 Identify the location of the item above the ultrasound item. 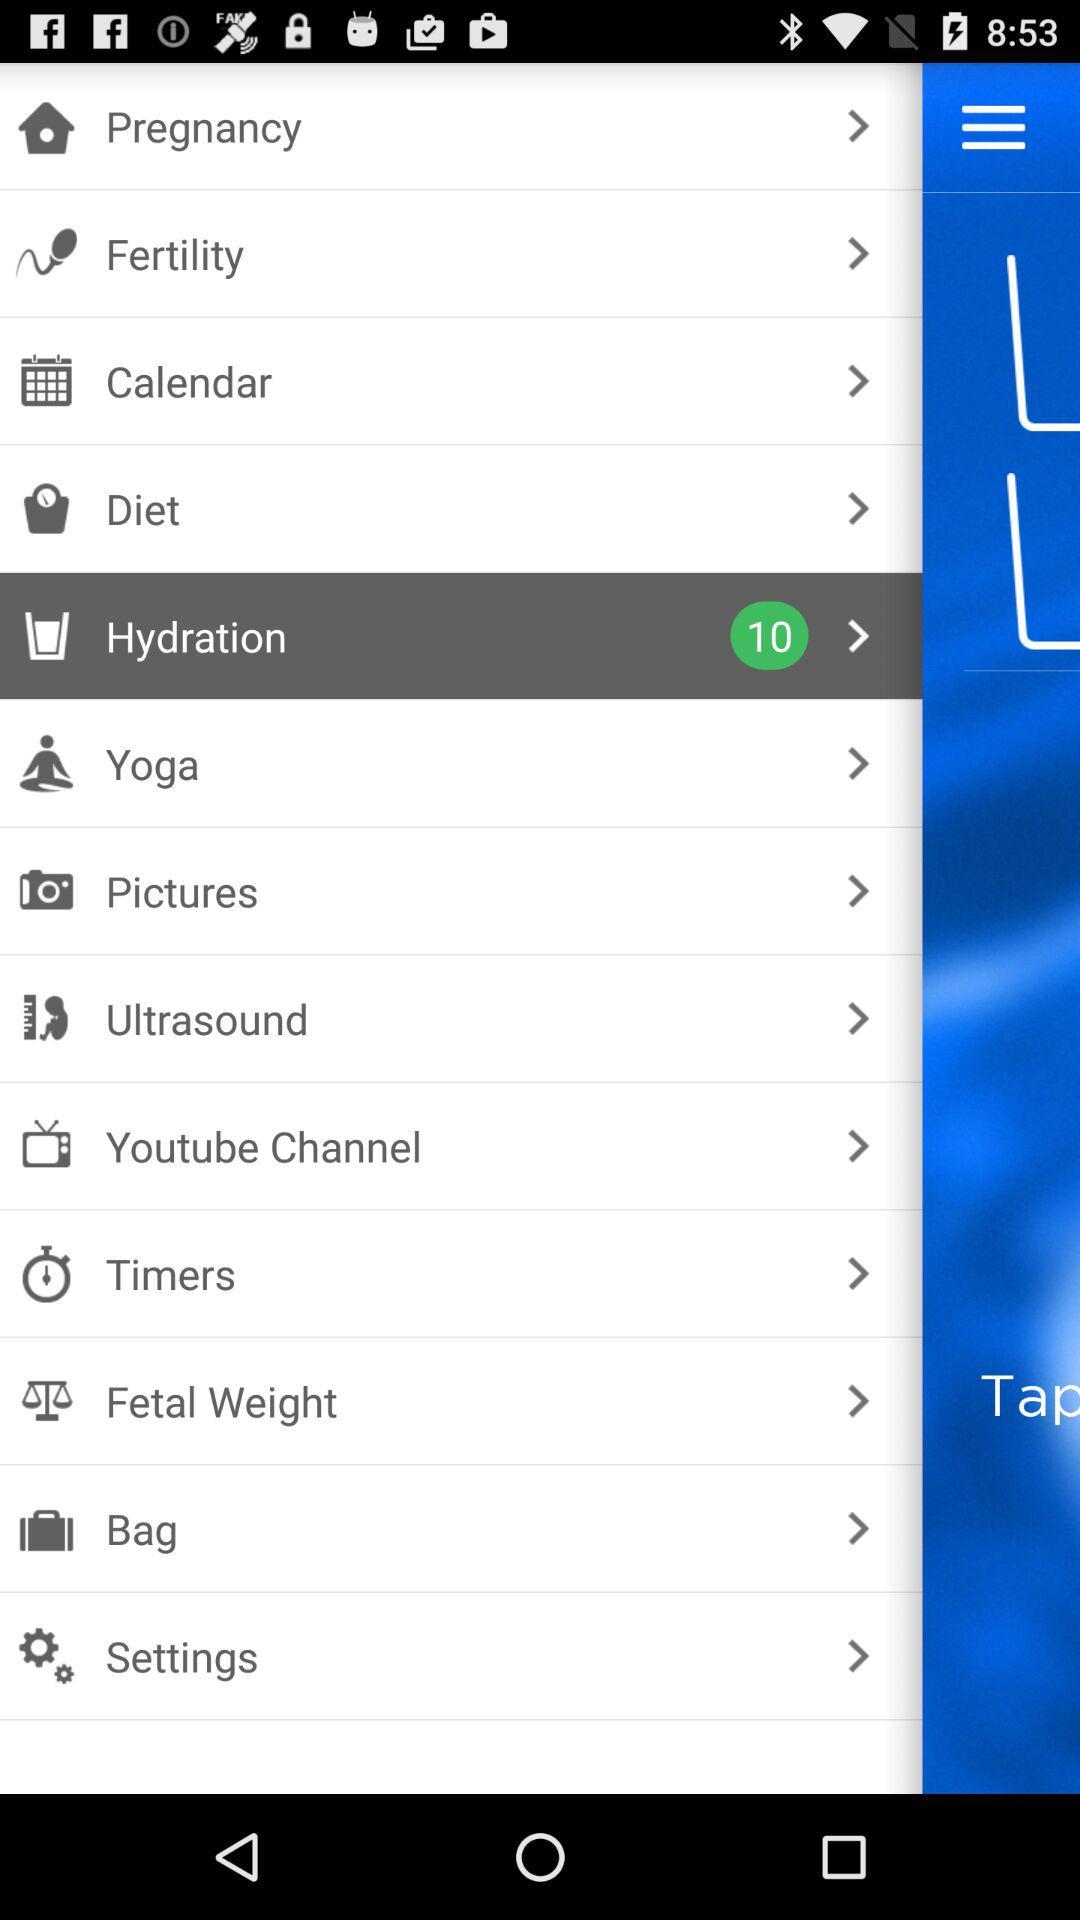
(457, 890).